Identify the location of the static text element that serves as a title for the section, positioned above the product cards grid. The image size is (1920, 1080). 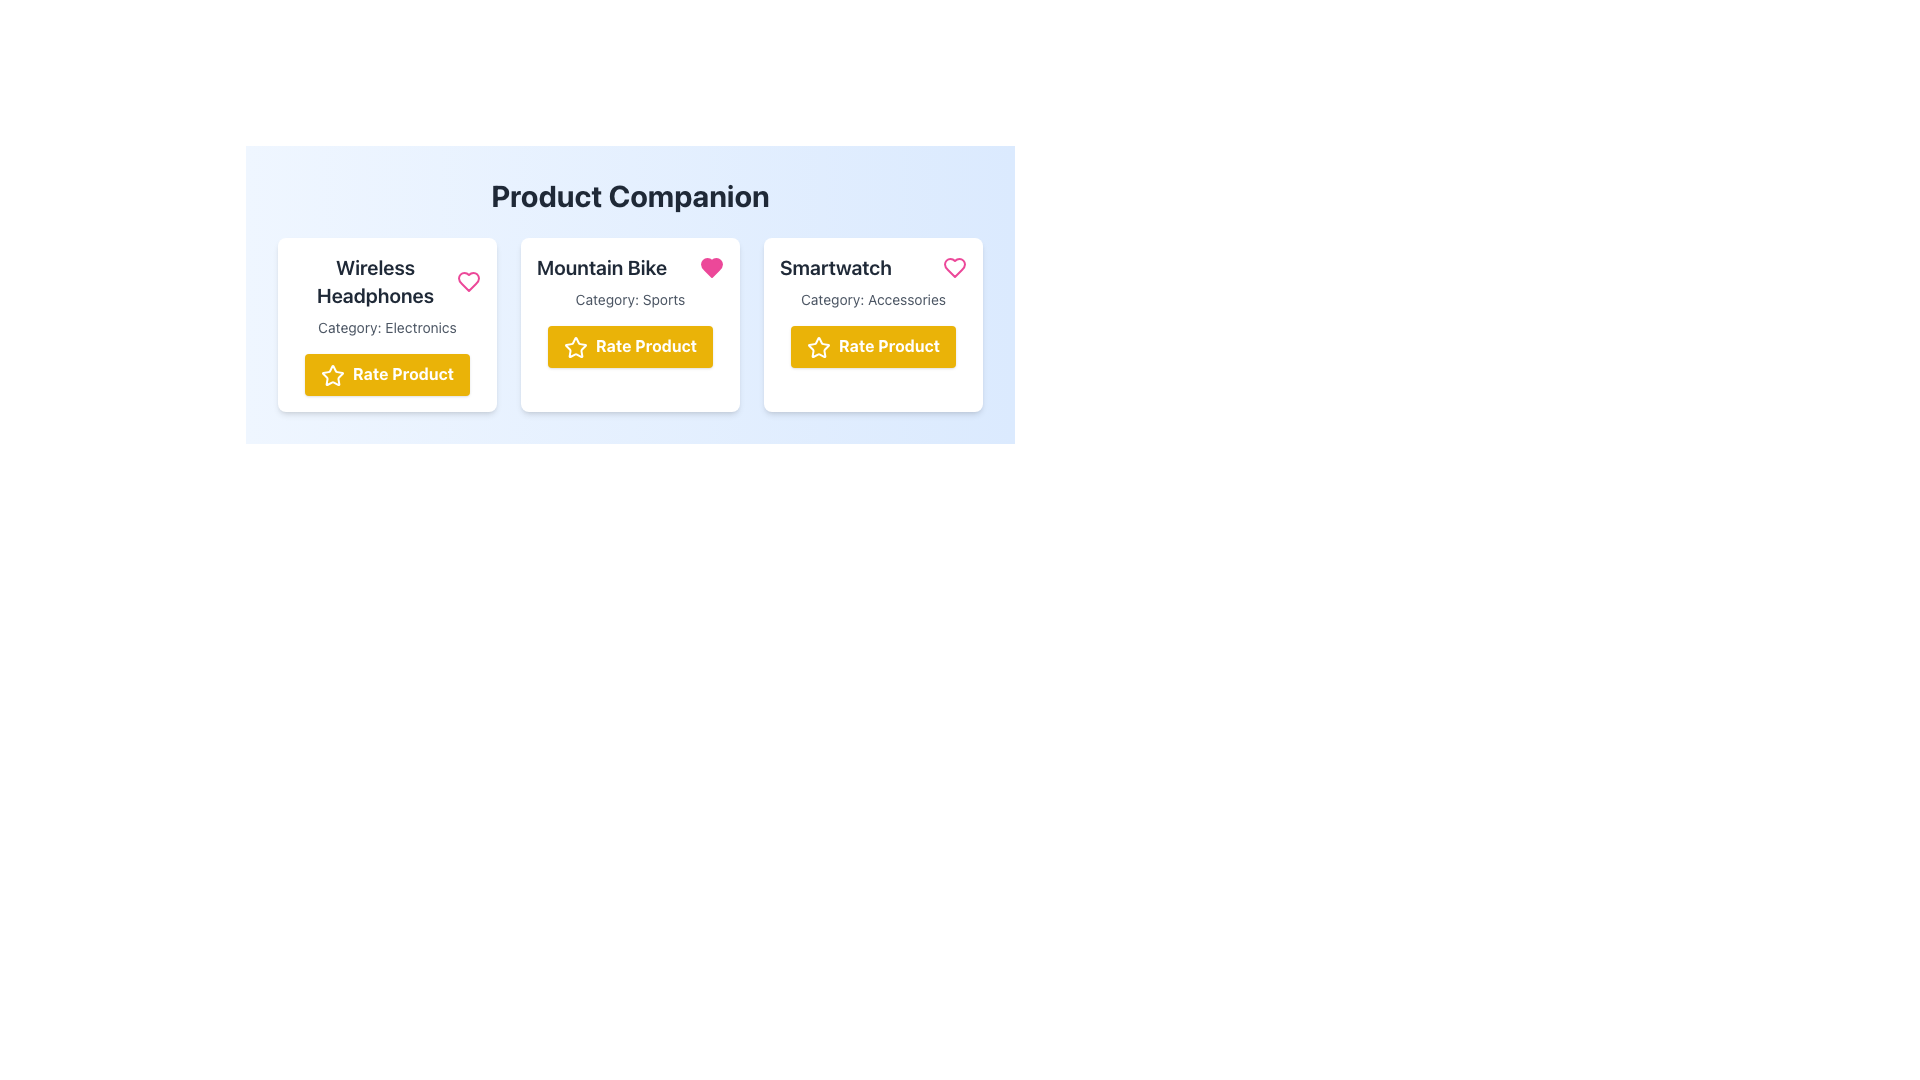
(629, 196).